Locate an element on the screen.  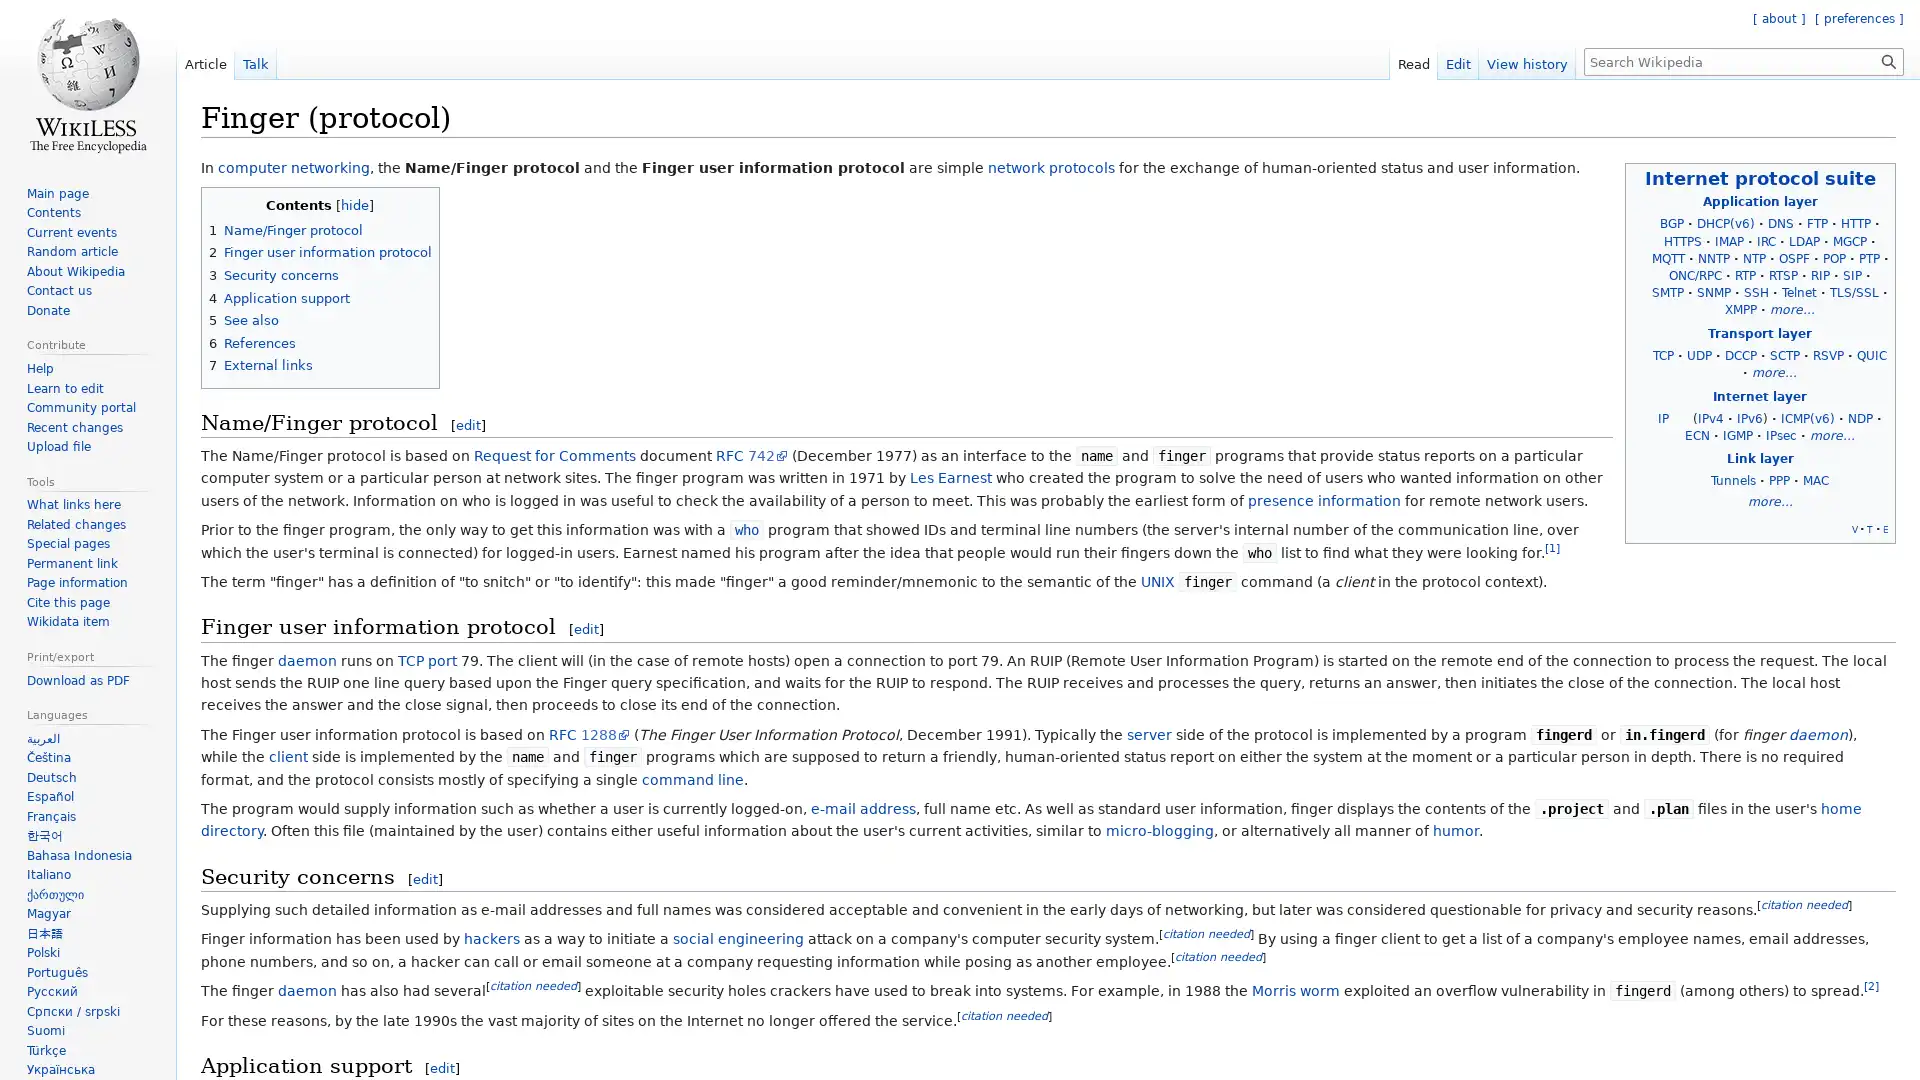
Search is located at coordinates (1888, 60).